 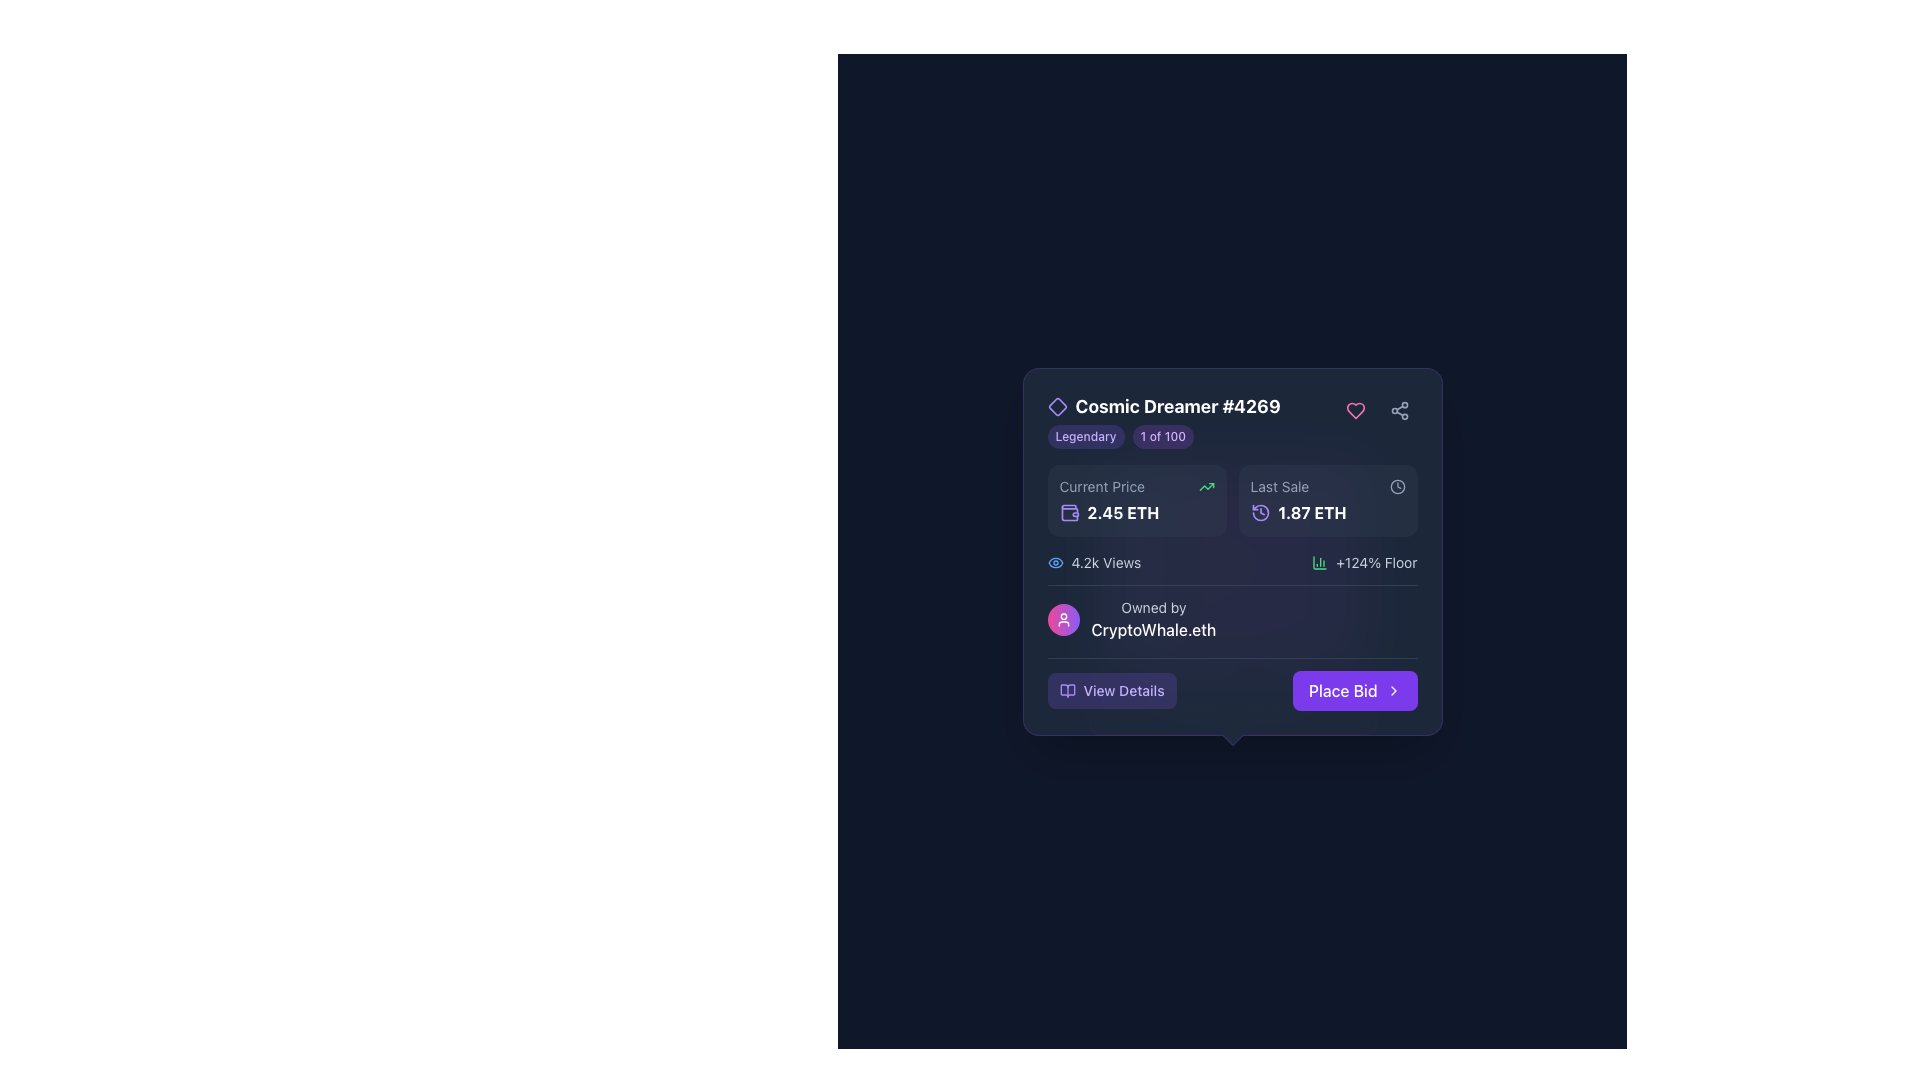 What do you see at coordinates (1343, 689) in the screenshot?
I see `the 'Place Bid' text displayed in bold white font within the purple button located at the bottom-right corner of the information popup window to place a bid` at bounding box center [1343, 689].